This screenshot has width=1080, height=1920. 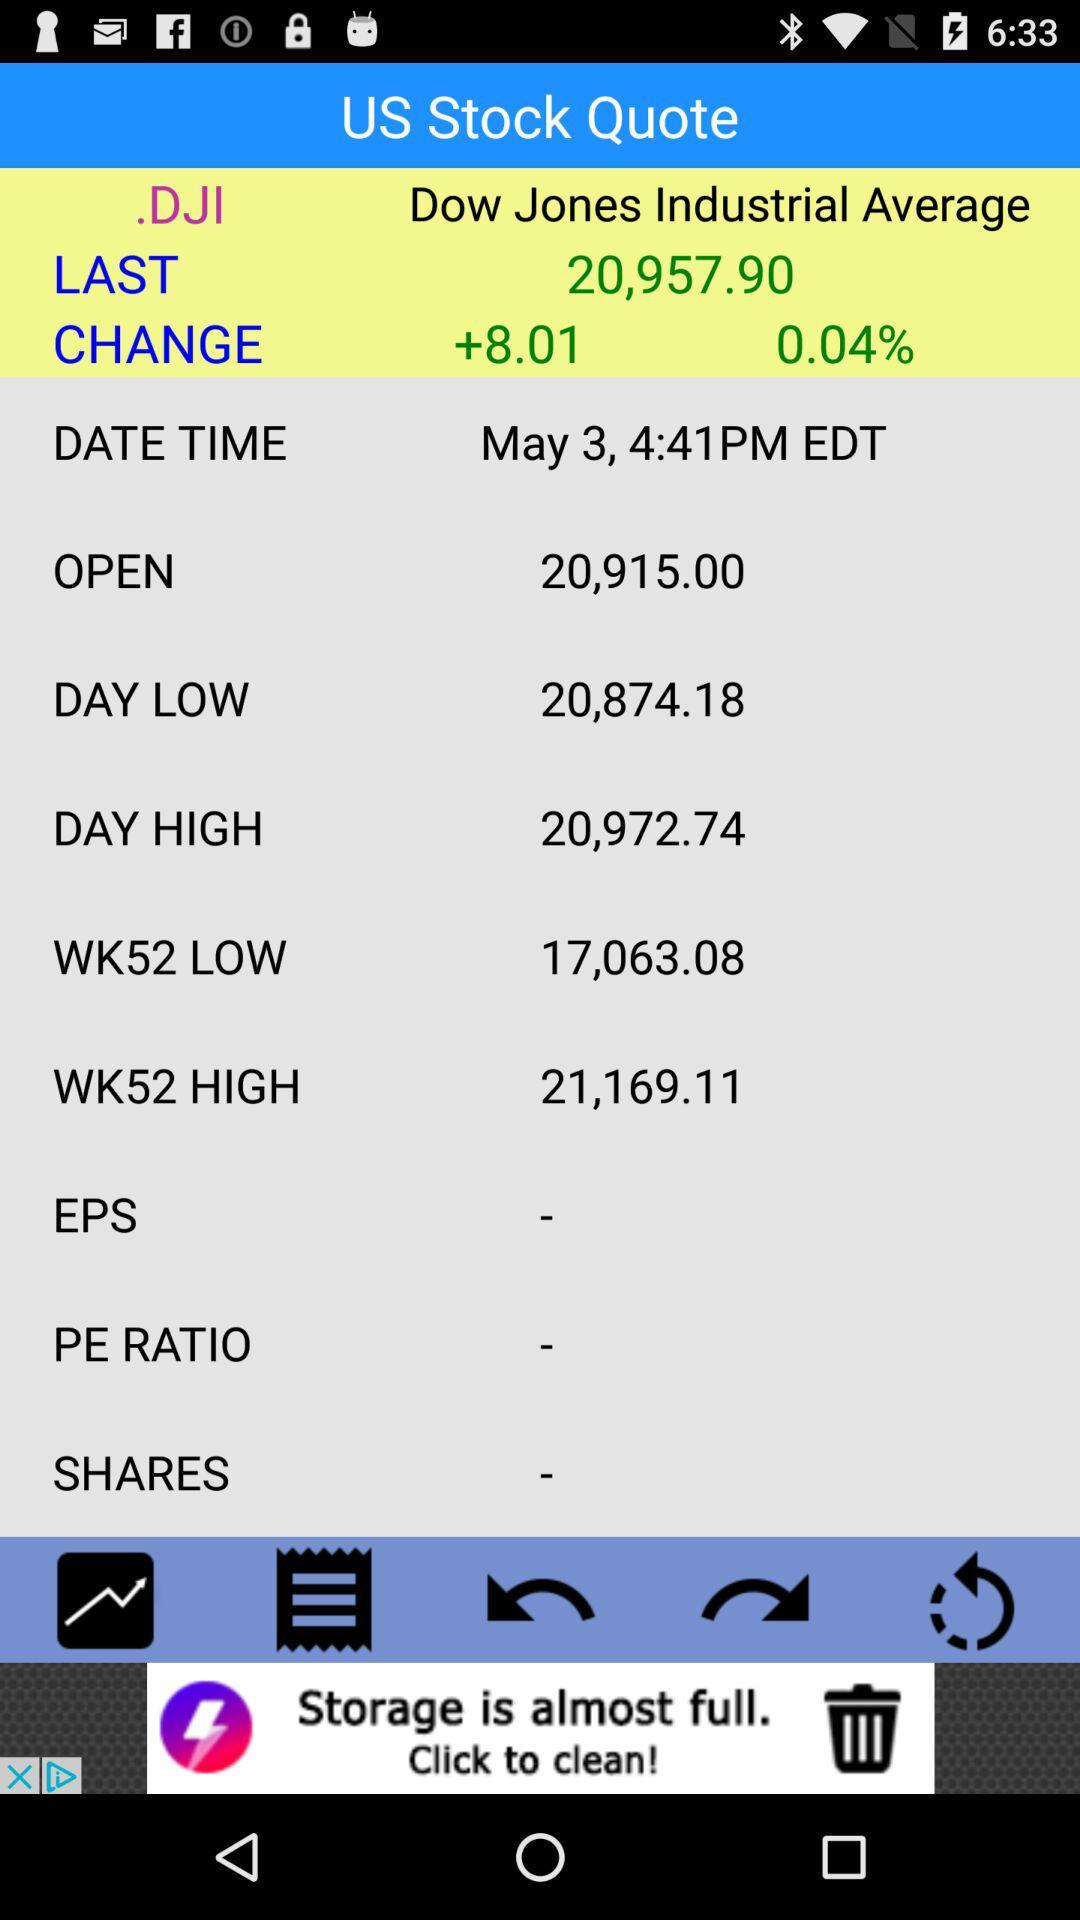 What do you see at coordinates (540, 1727) in the screenshot?
I see `open advertisement` at bounding box center [540, 1727].